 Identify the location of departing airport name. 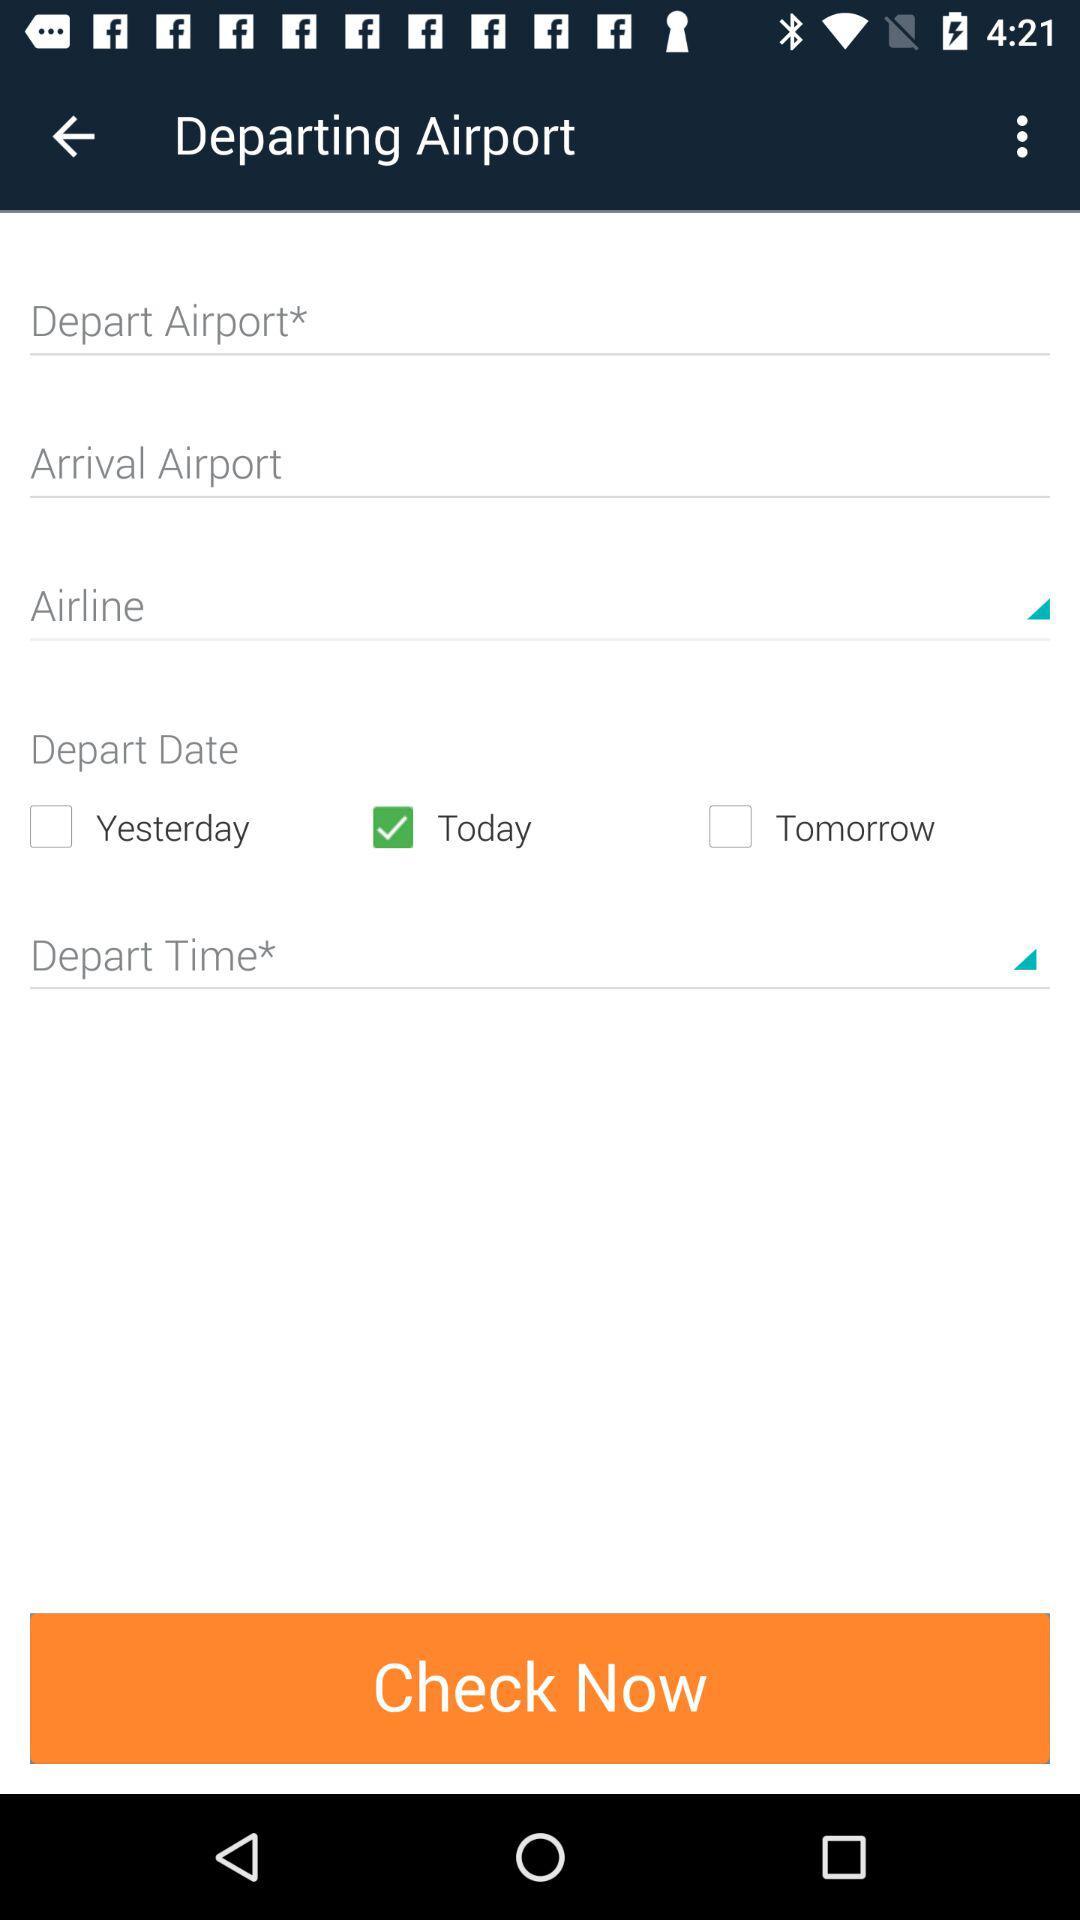
(540, 329).